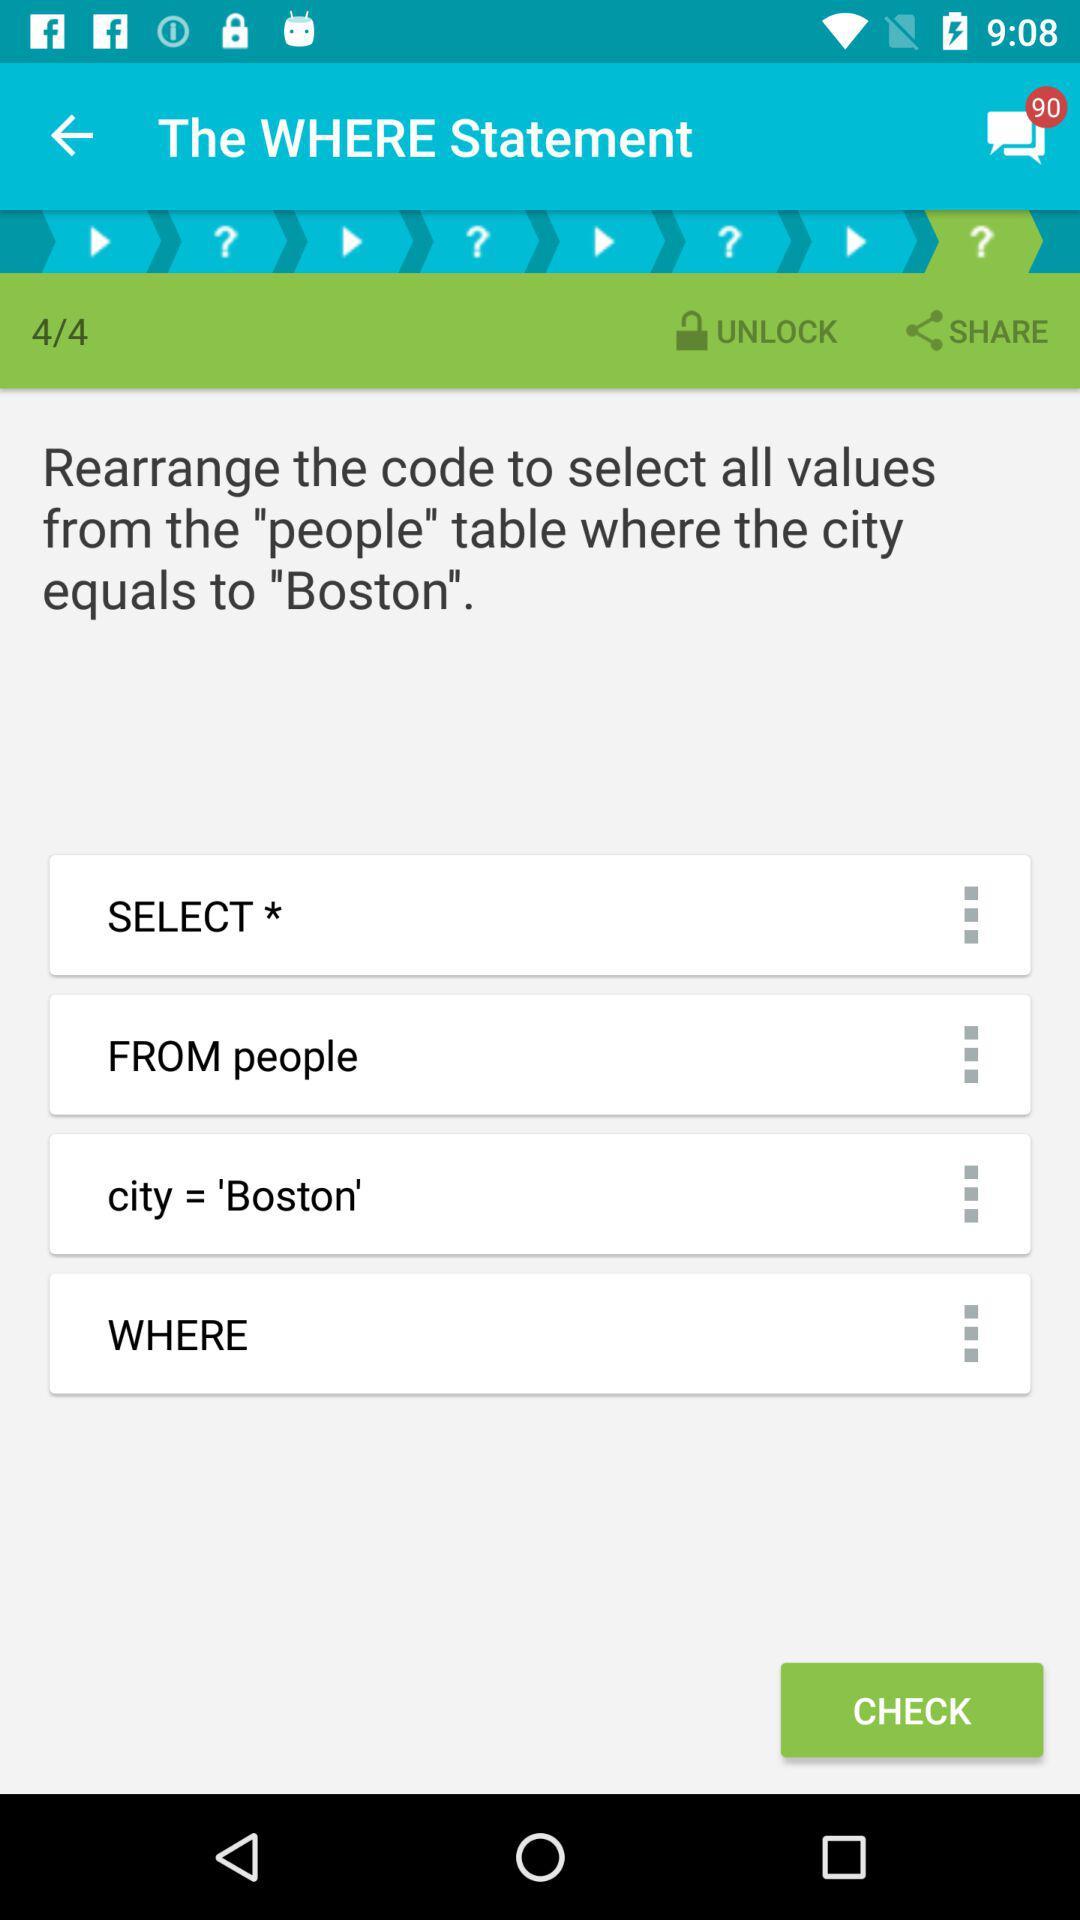 This screenshot has height=1920, width=1080. I want to click on item next to the unlock icon, so click(973, 330).